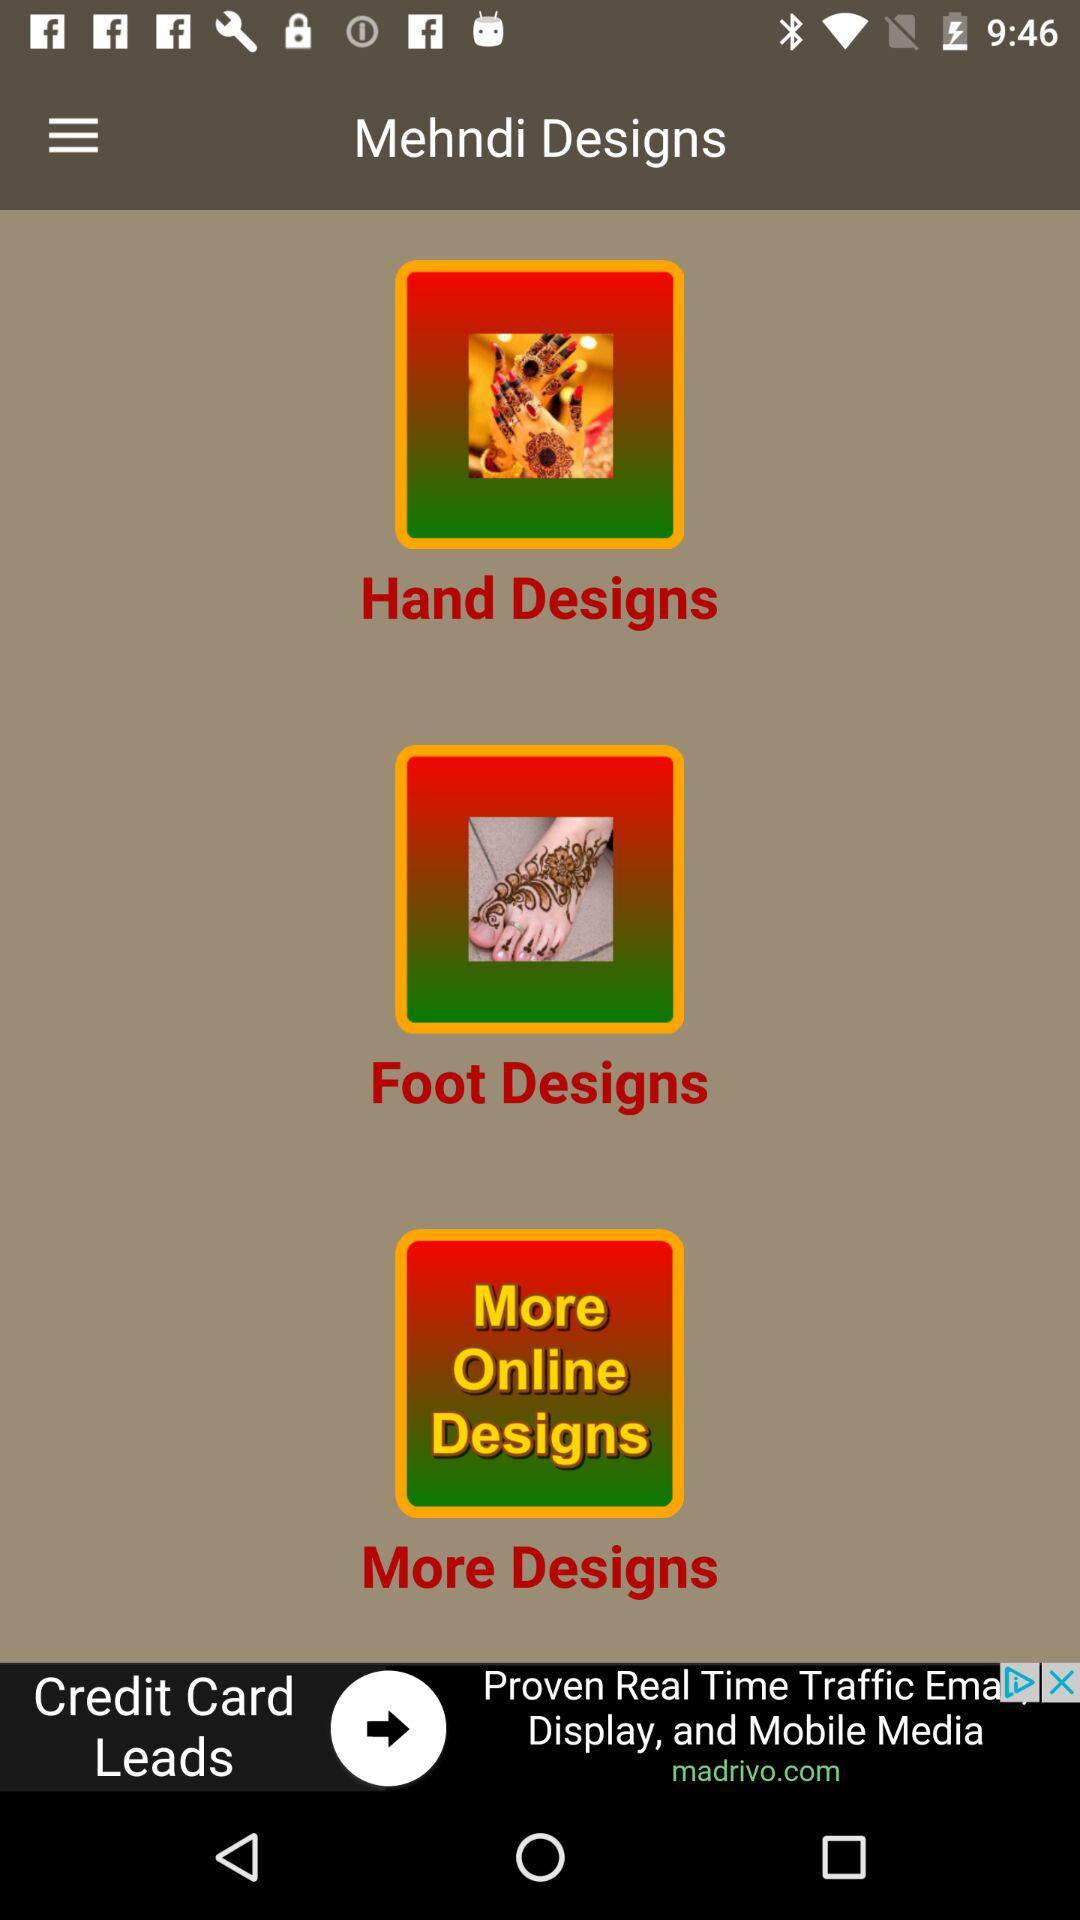  Describe the element at coordinates (540, 1727) in the screenshot. I see `advertisement` at that location.